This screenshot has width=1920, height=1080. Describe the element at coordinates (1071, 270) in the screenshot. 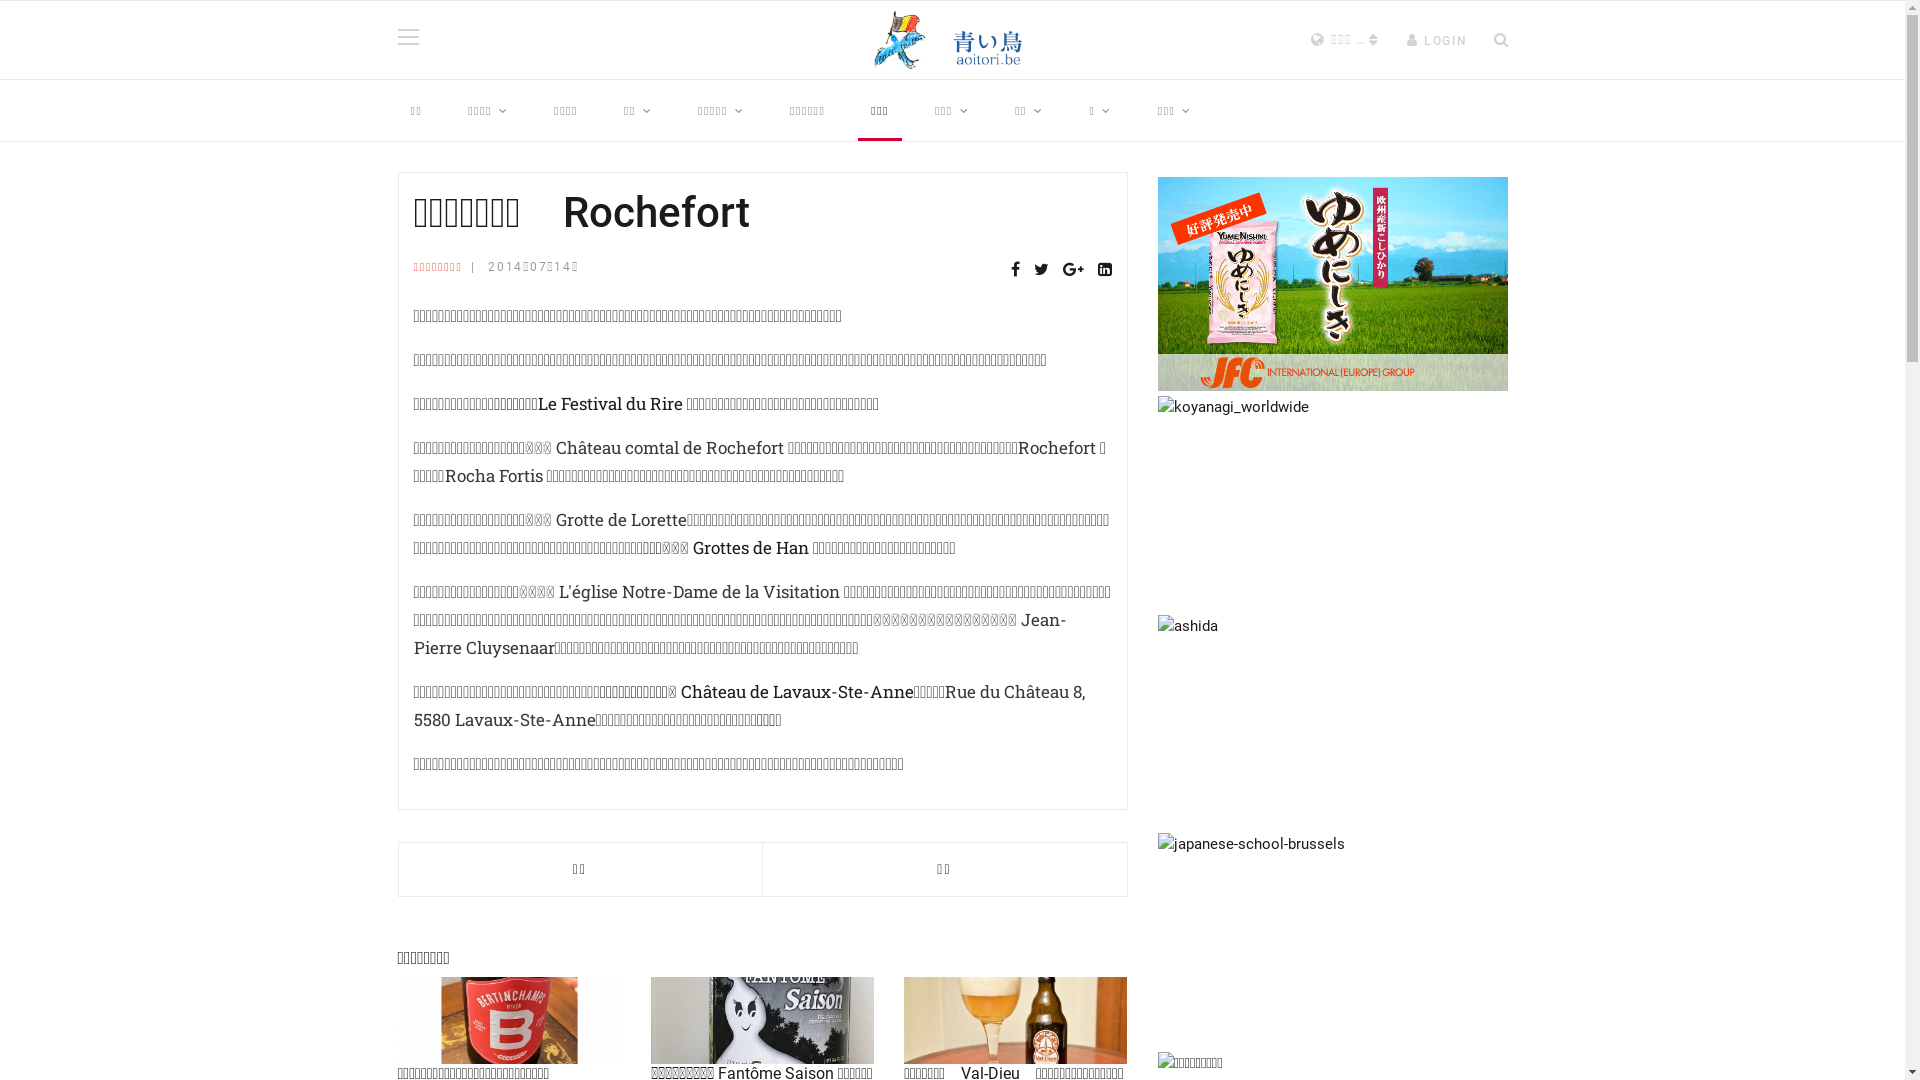

I see `'Google Plus'` at that location.